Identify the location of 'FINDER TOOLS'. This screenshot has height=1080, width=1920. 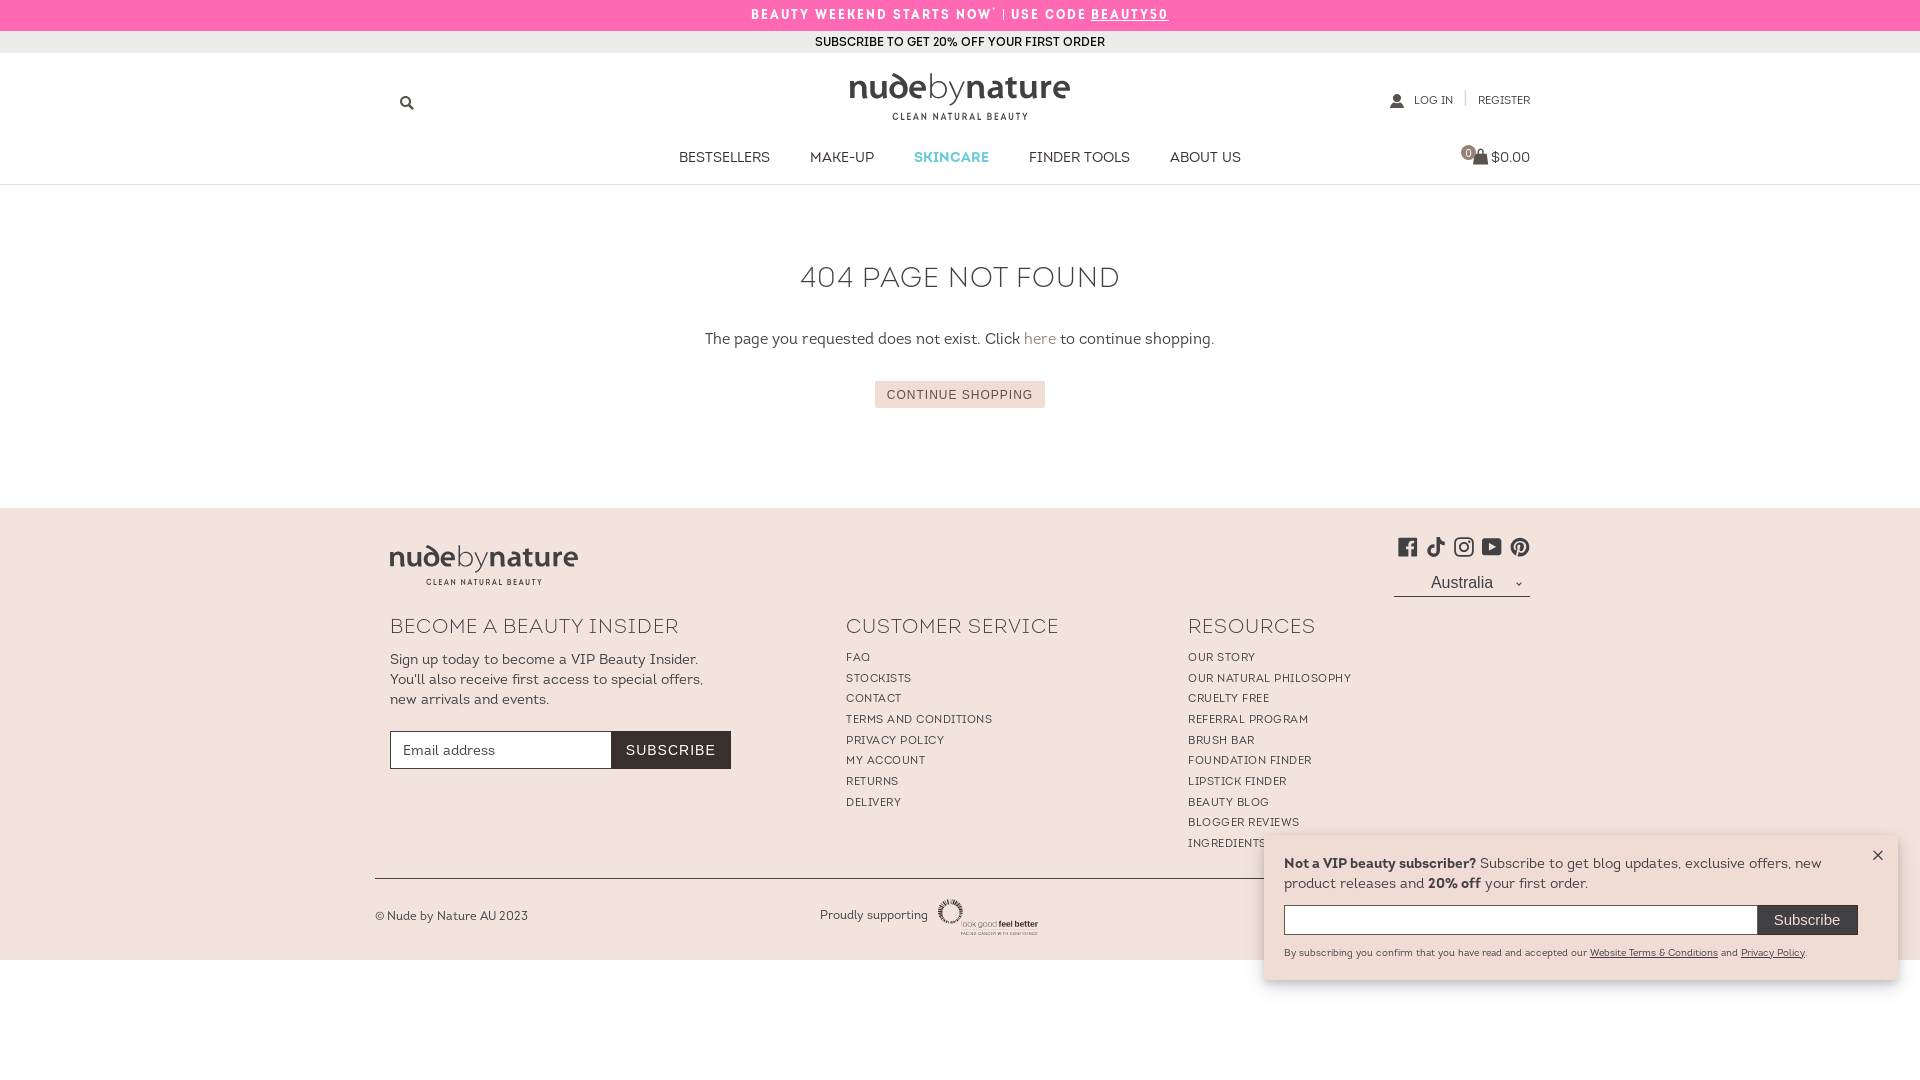
(1078, 156).